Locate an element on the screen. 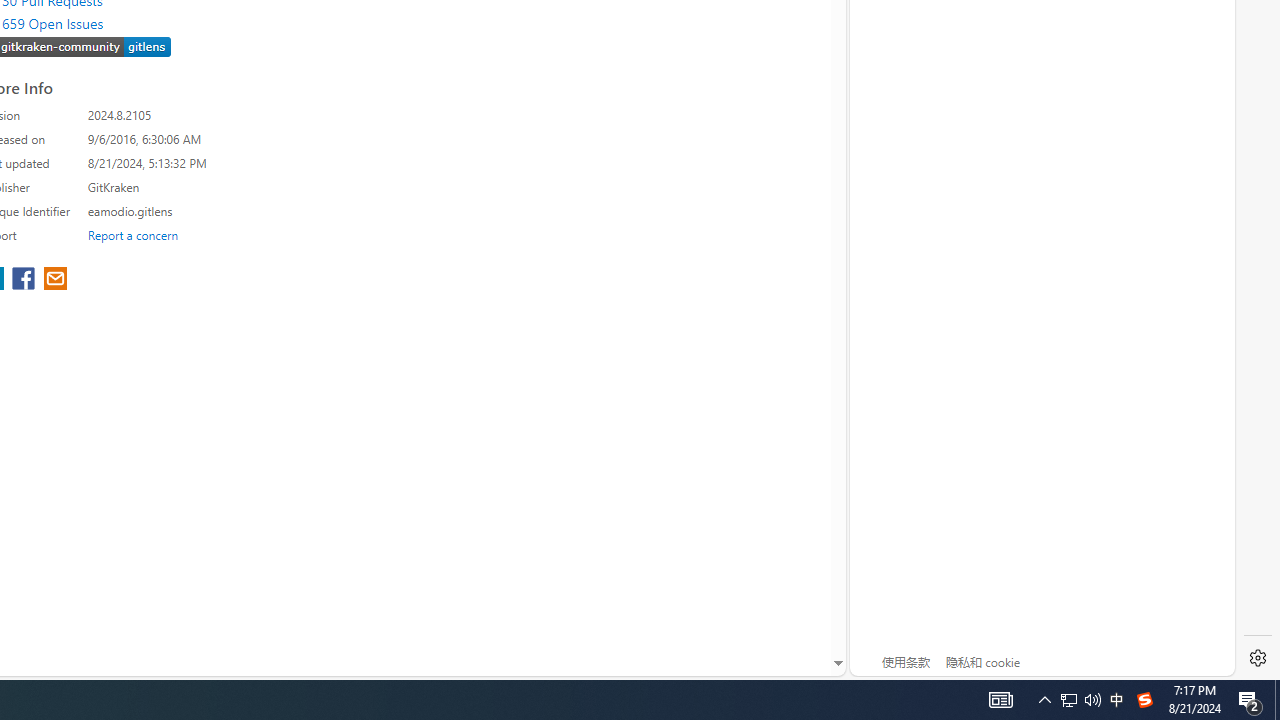 The width and height of the screenshot is (1280, 720). 'Report a concern' is located at coordinates (132, 234).